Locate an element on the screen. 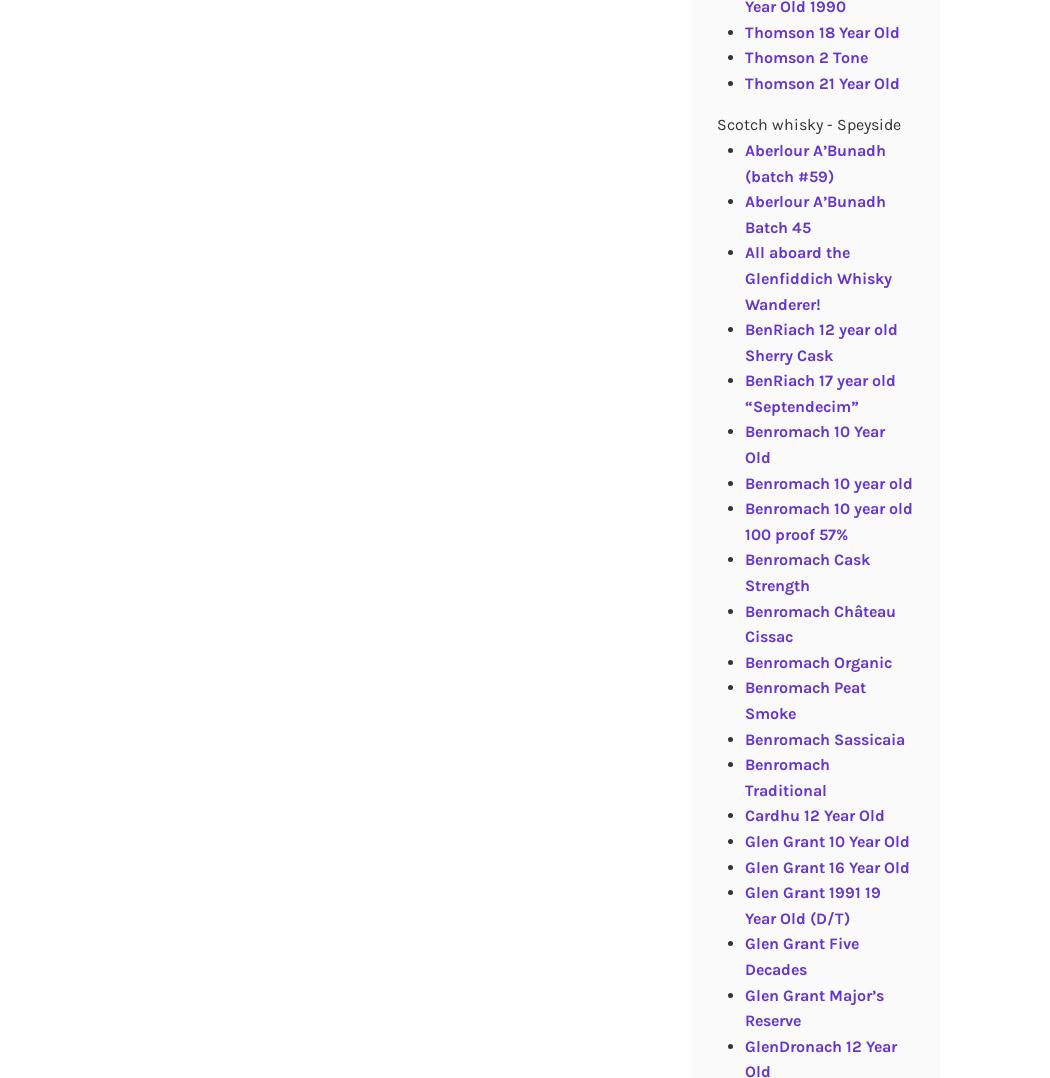 The height and width of the screenshot is (1078, 1050). 'Aberlour A’Bunadh Batch 45' is located at coordinates (813, 213).